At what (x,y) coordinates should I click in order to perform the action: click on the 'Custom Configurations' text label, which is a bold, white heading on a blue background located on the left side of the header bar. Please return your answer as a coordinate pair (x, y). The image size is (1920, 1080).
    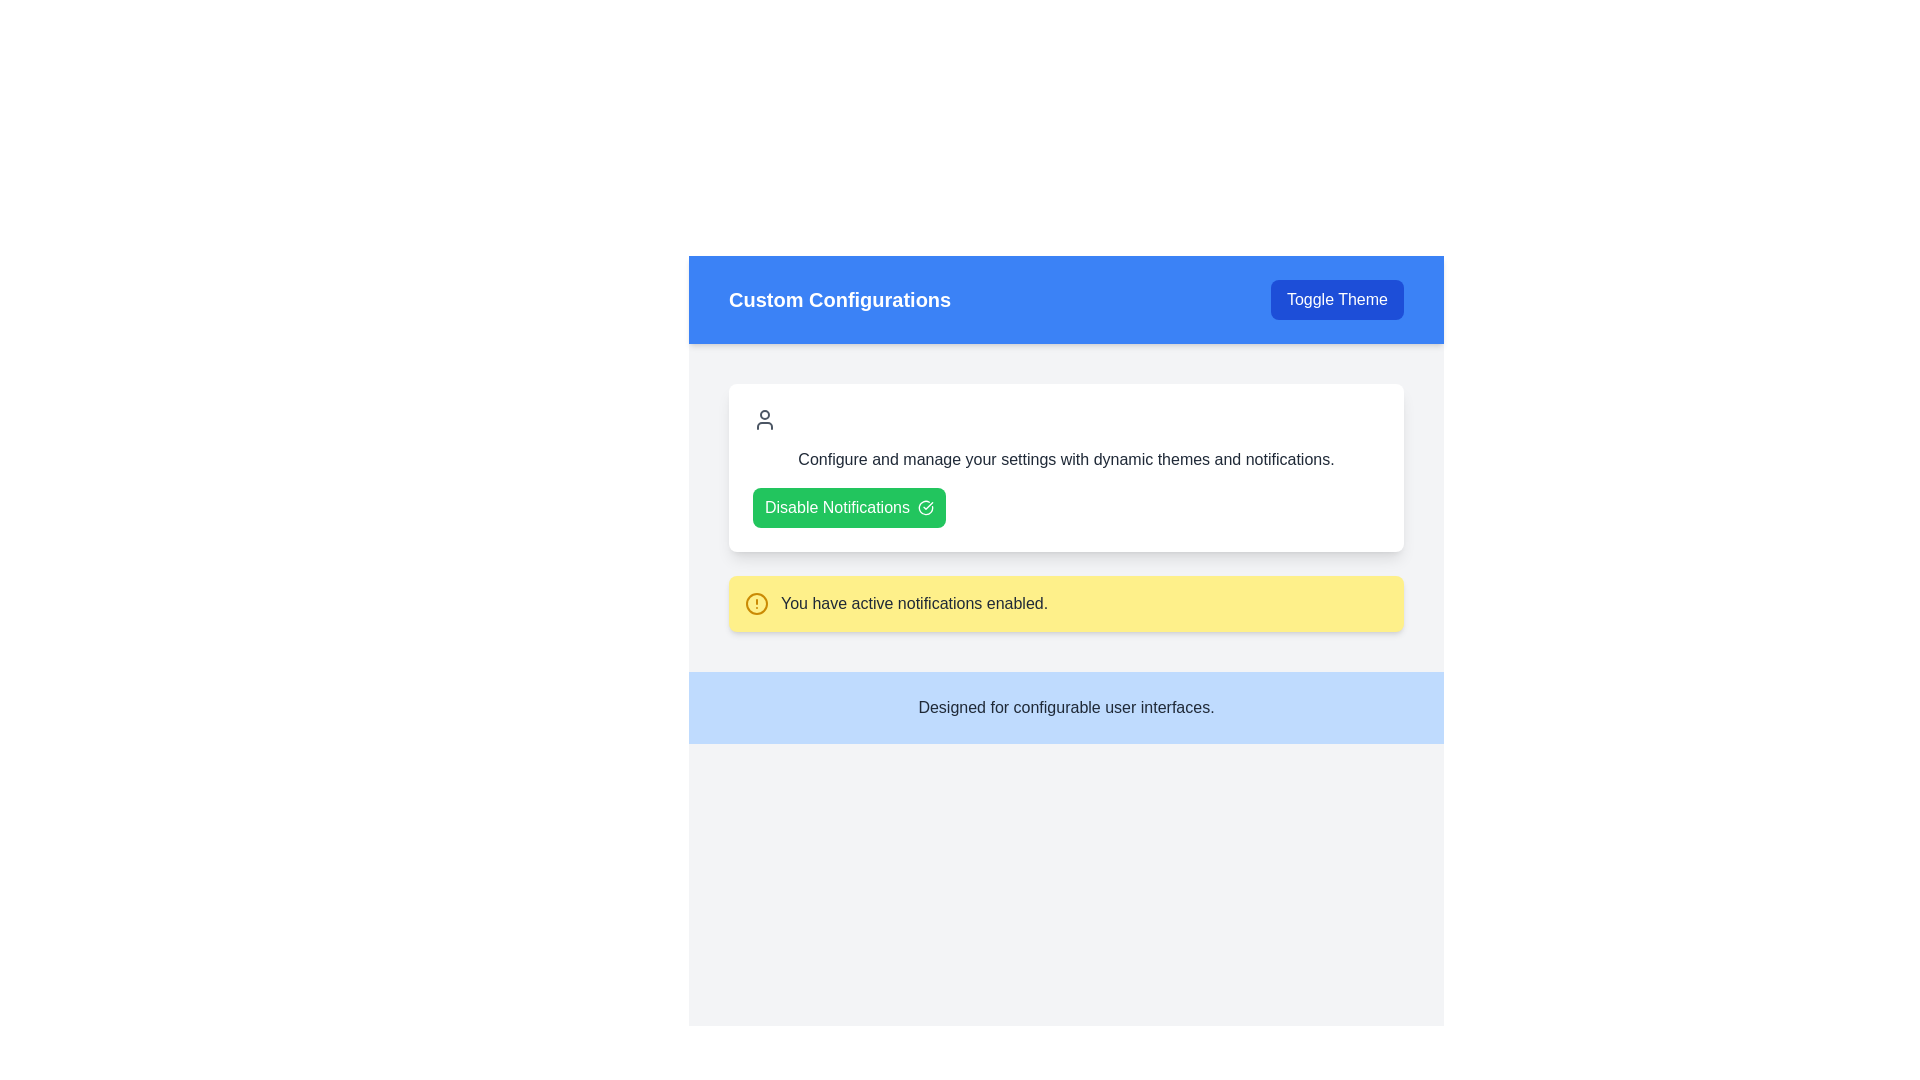
    Looking at the image, I should click on (840, 300).